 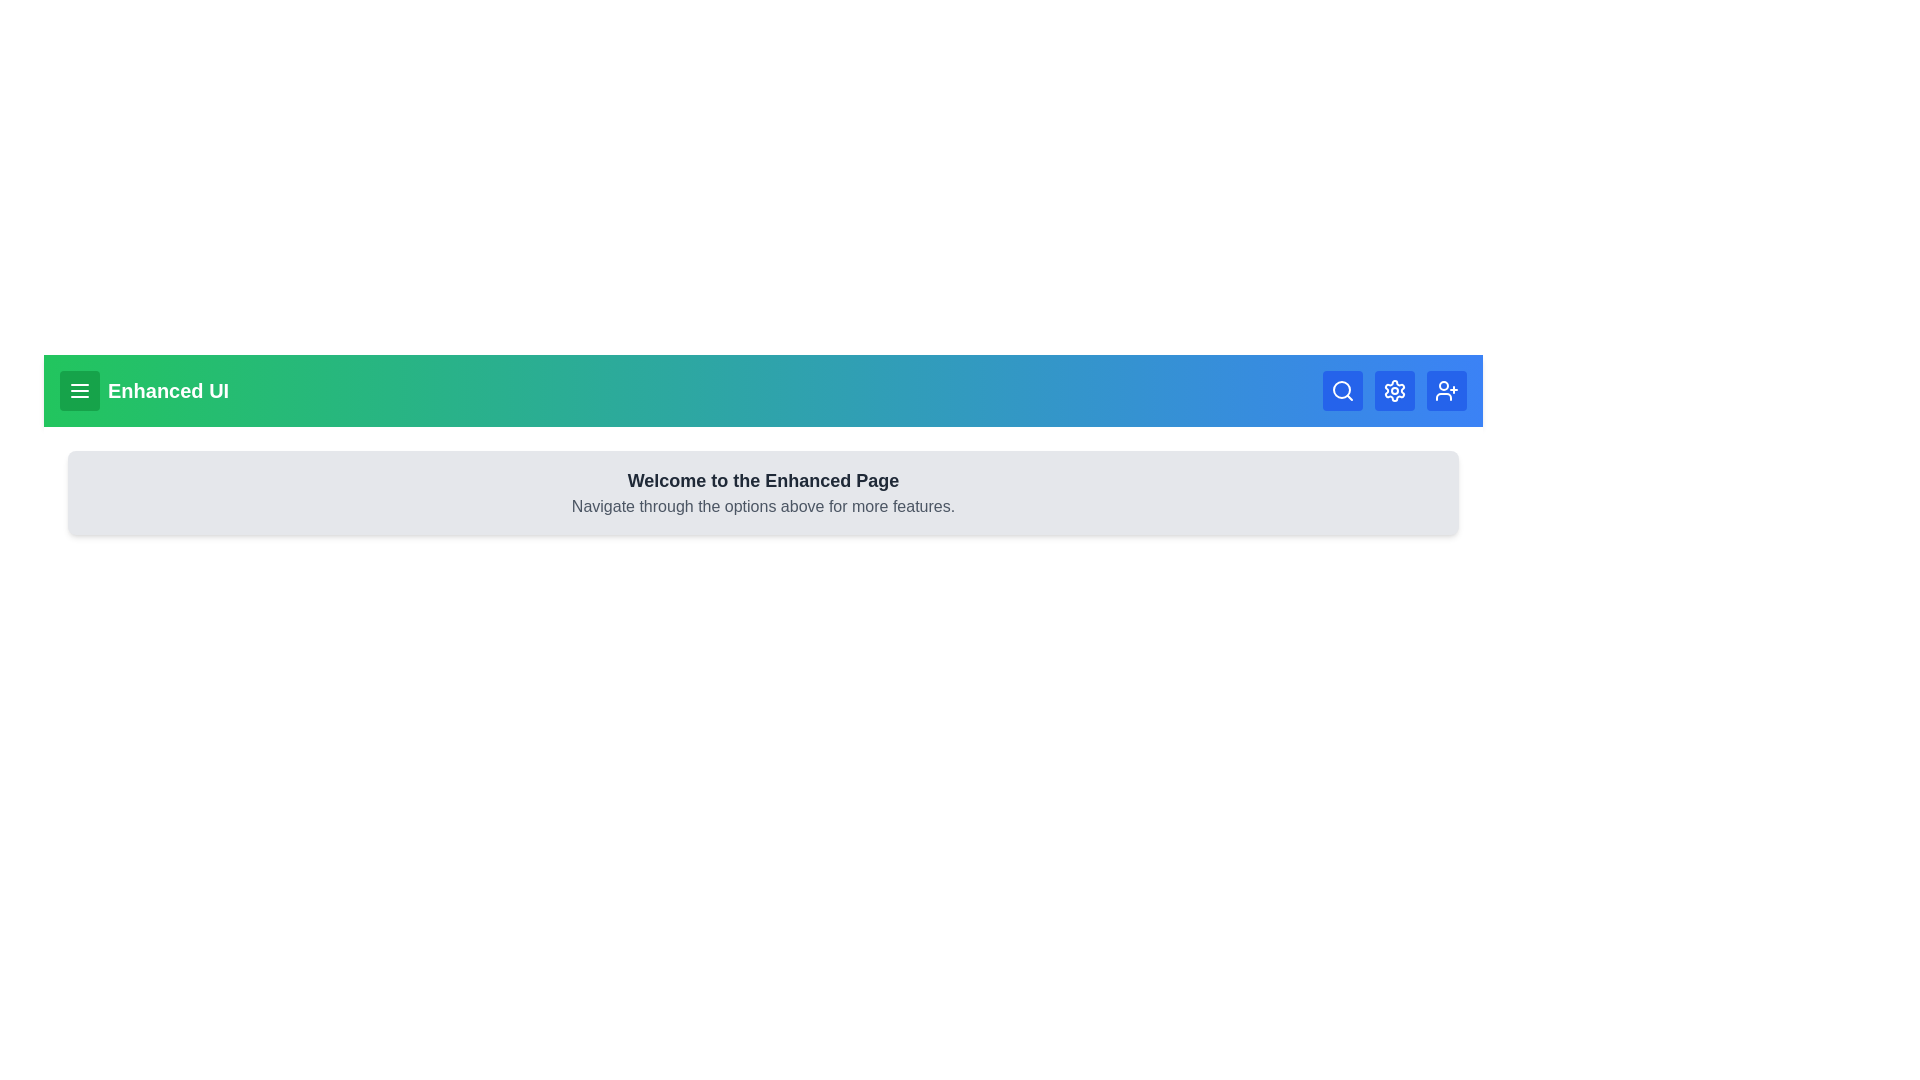 What do you see at coordinates (1343, 390) in the screenshot?
I see `the search button in the EnhancedAppBar component` at bounding box center [1343, 390].